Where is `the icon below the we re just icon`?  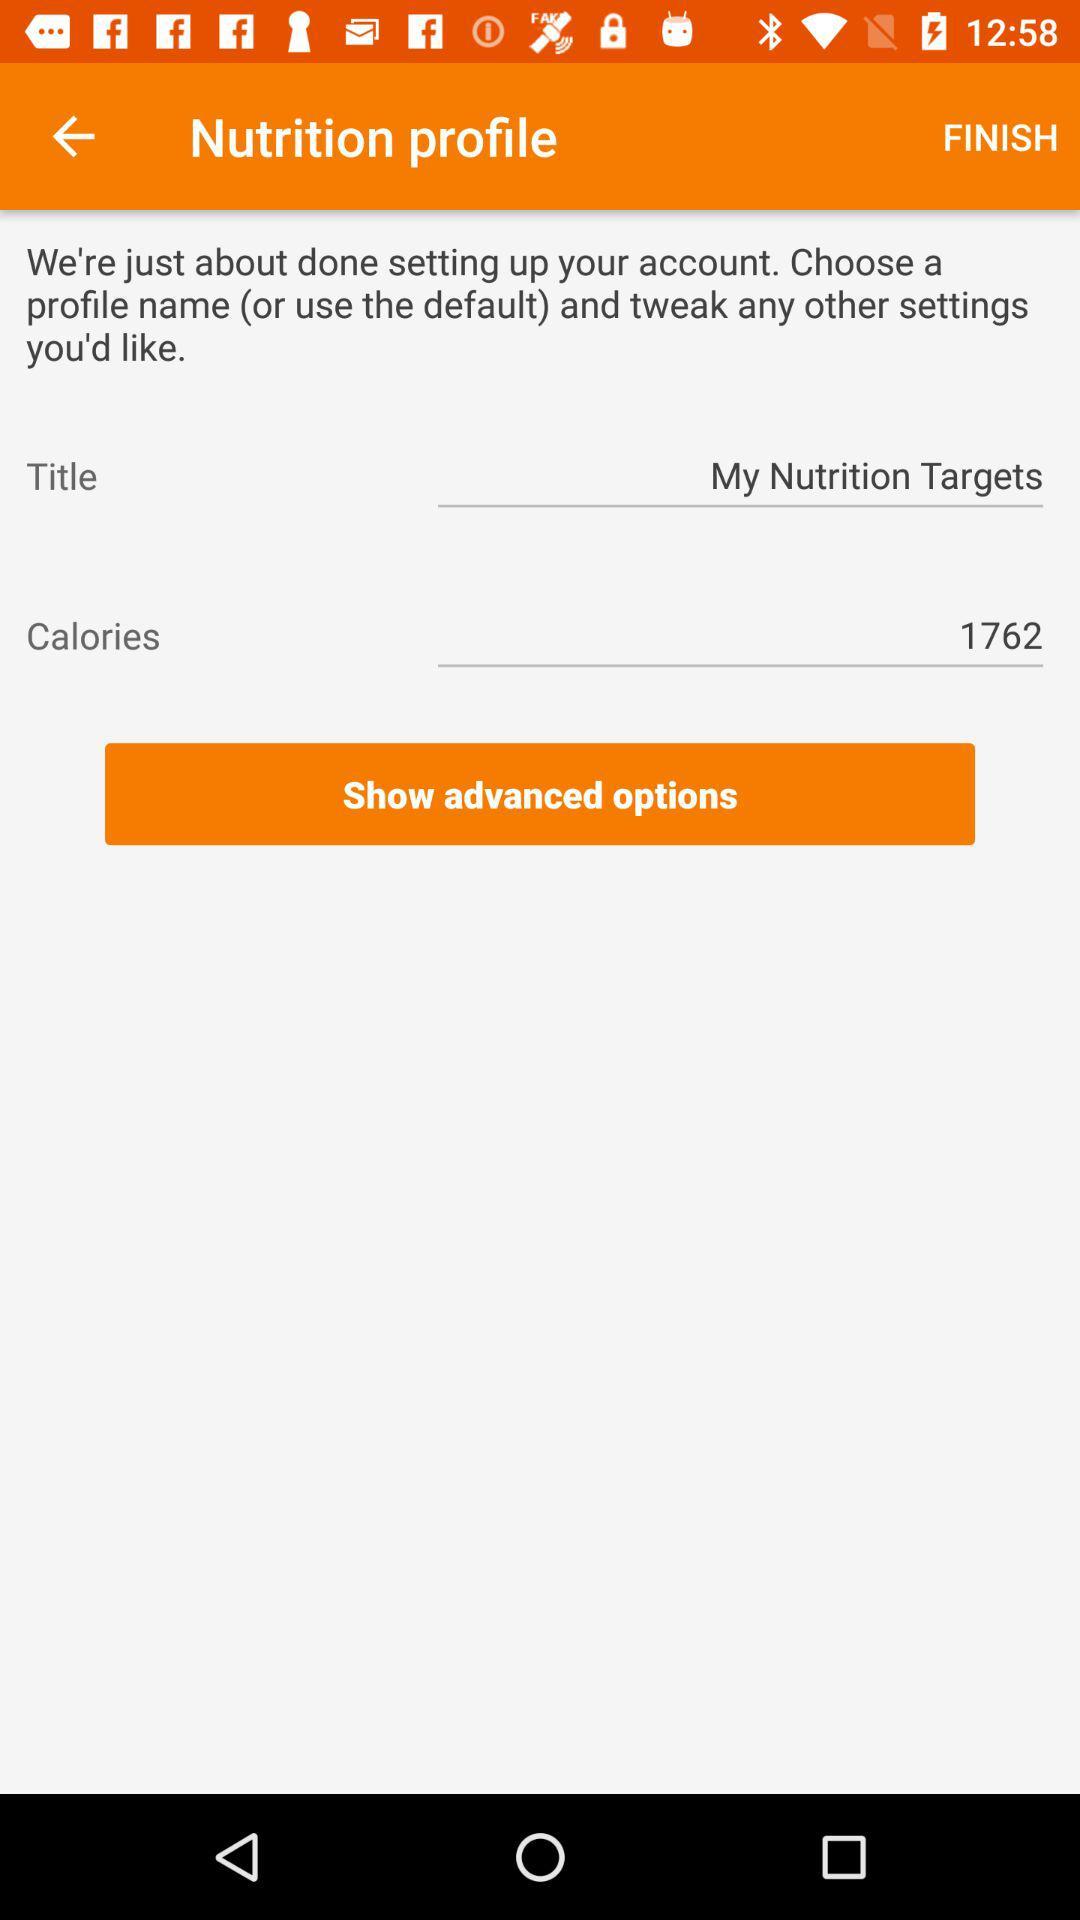
the icon below the we re just icon is located at coordinates (740, 474).